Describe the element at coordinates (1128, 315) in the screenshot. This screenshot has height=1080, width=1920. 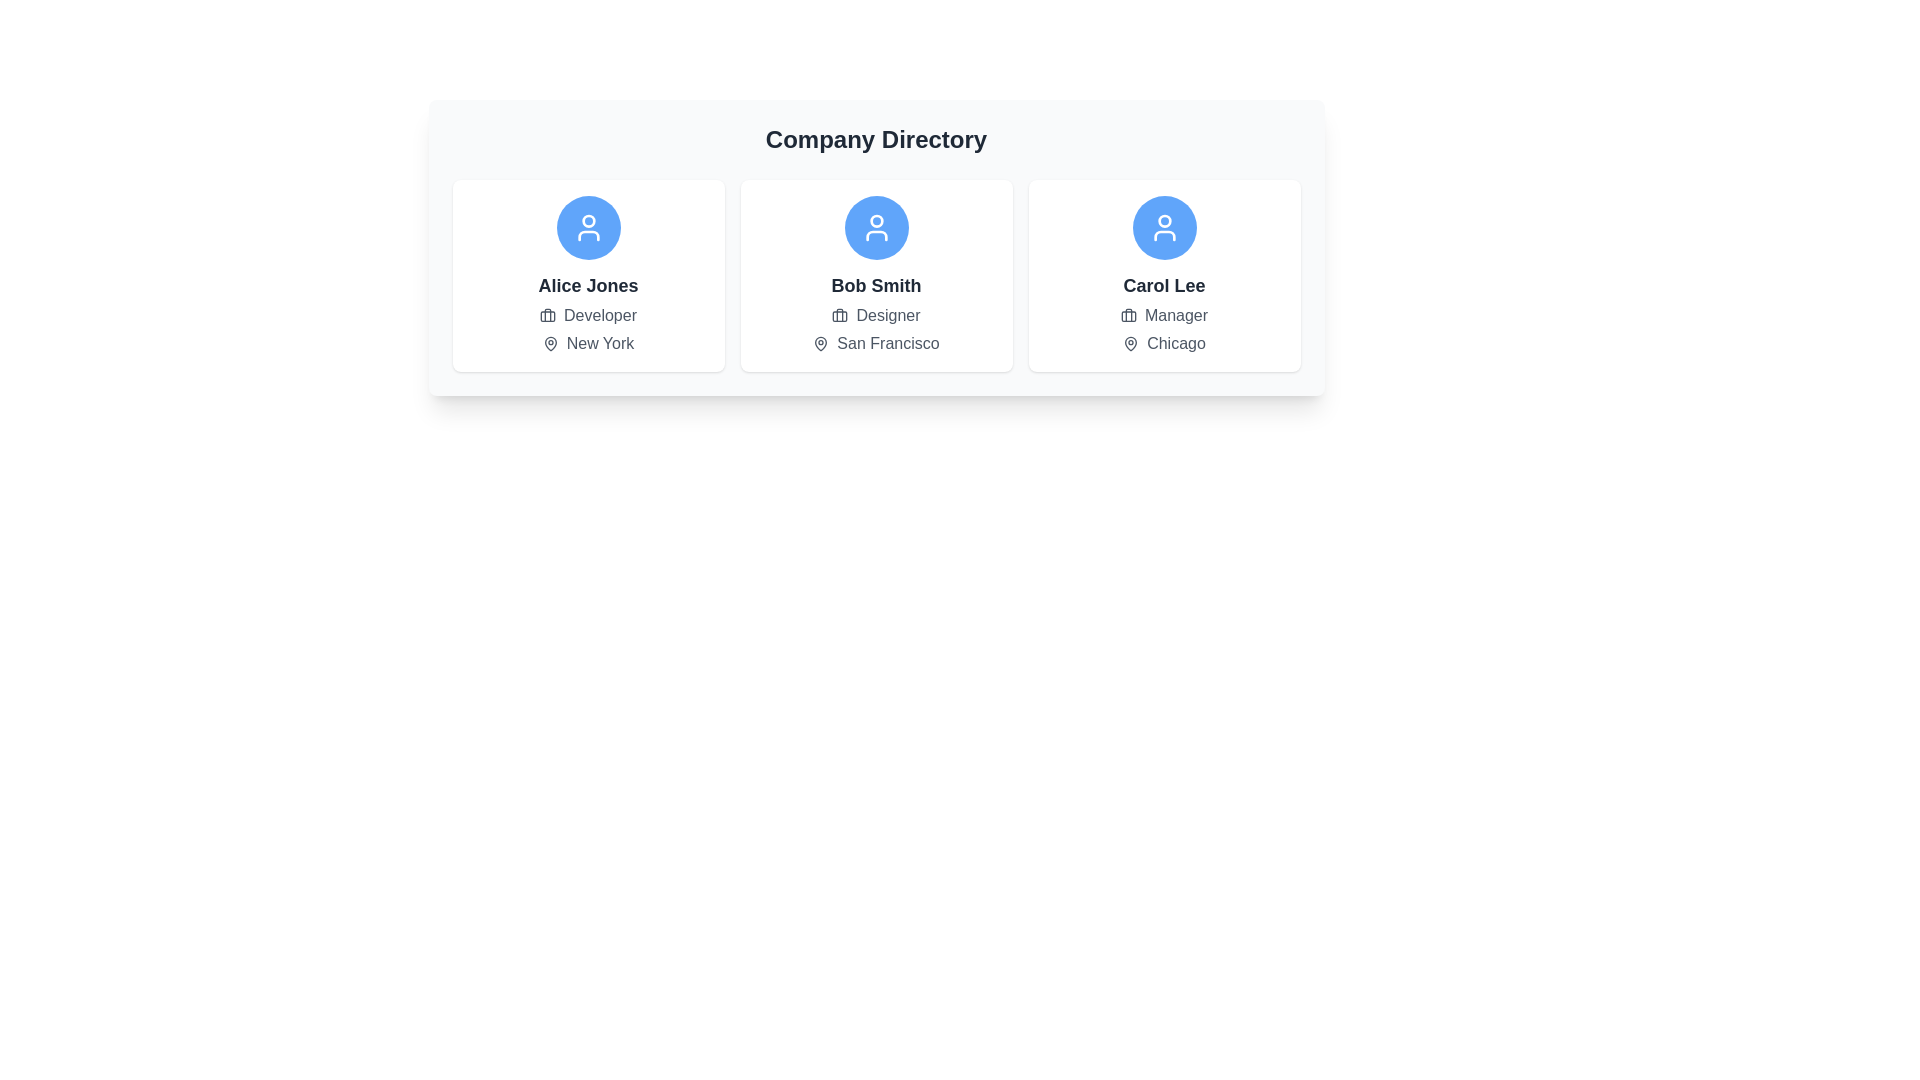
I see `the Manager icon located to the left of the role text 'Manager' in the card for 'Carol Lee' as it is part of an interactive interface` at that location.